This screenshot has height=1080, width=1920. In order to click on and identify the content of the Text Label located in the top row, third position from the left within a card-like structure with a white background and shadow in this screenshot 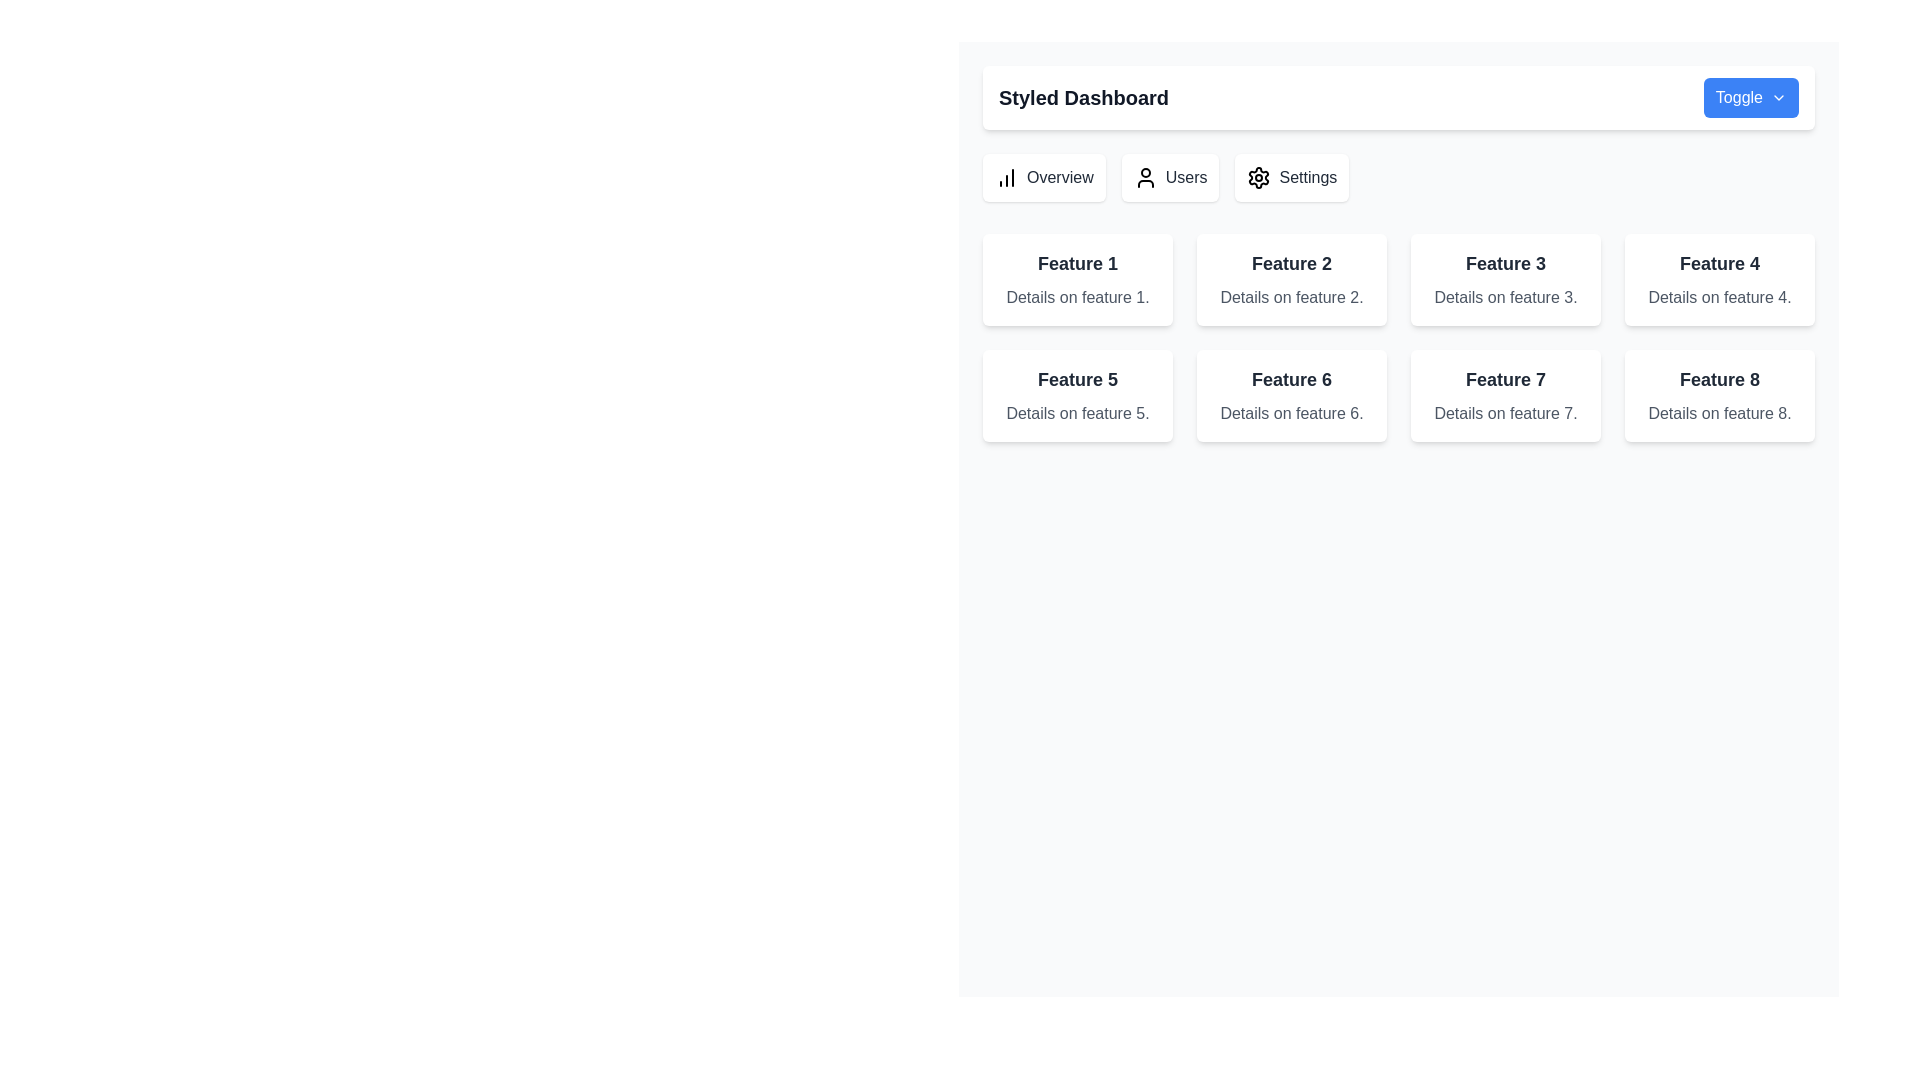, I will do `click(1506, 262)`.